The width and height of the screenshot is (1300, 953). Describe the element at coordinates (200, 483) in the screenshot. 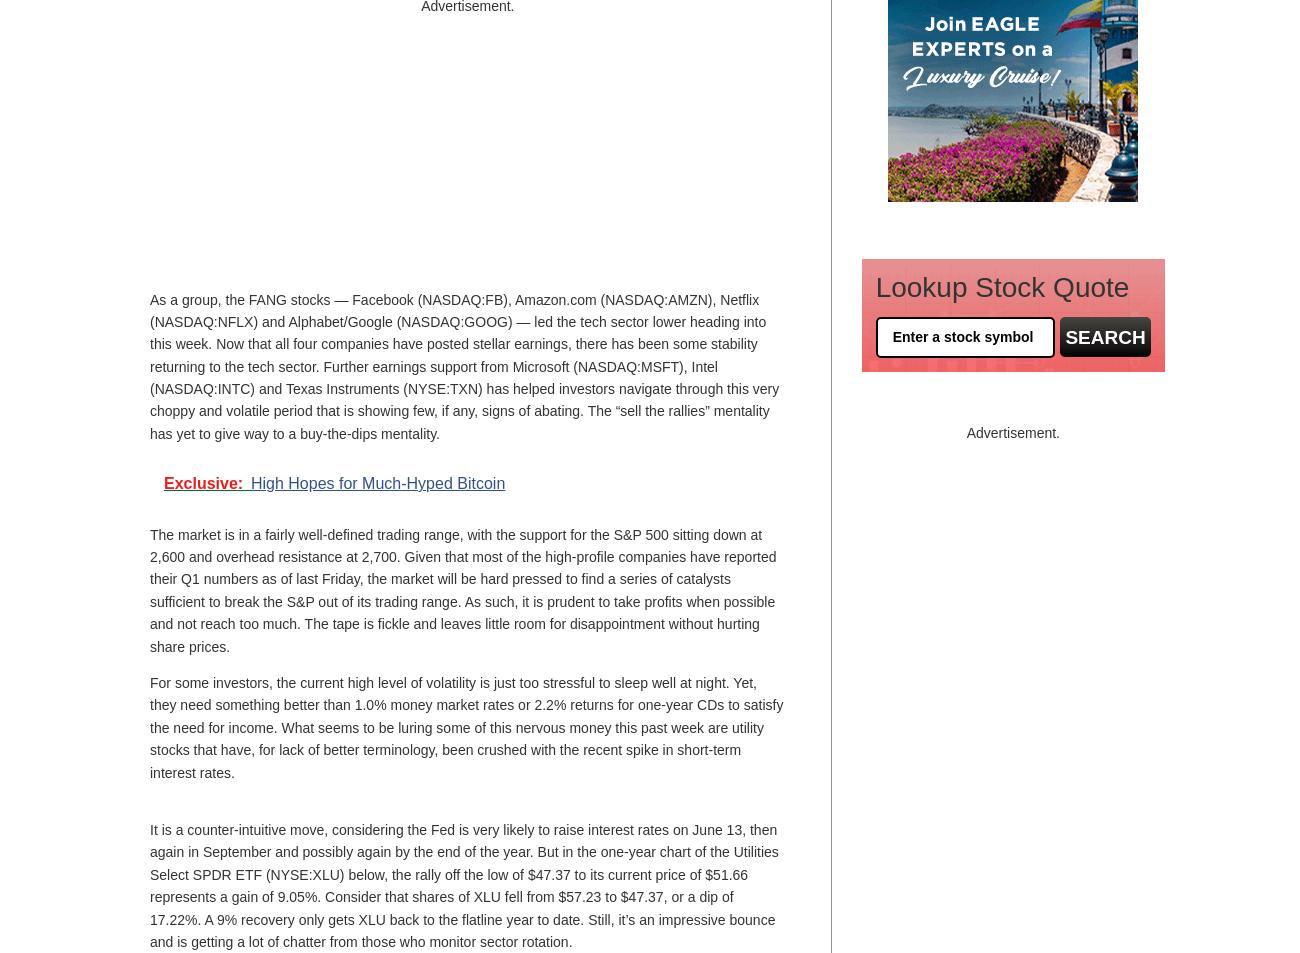

I see `'Exclusive'` at that location.